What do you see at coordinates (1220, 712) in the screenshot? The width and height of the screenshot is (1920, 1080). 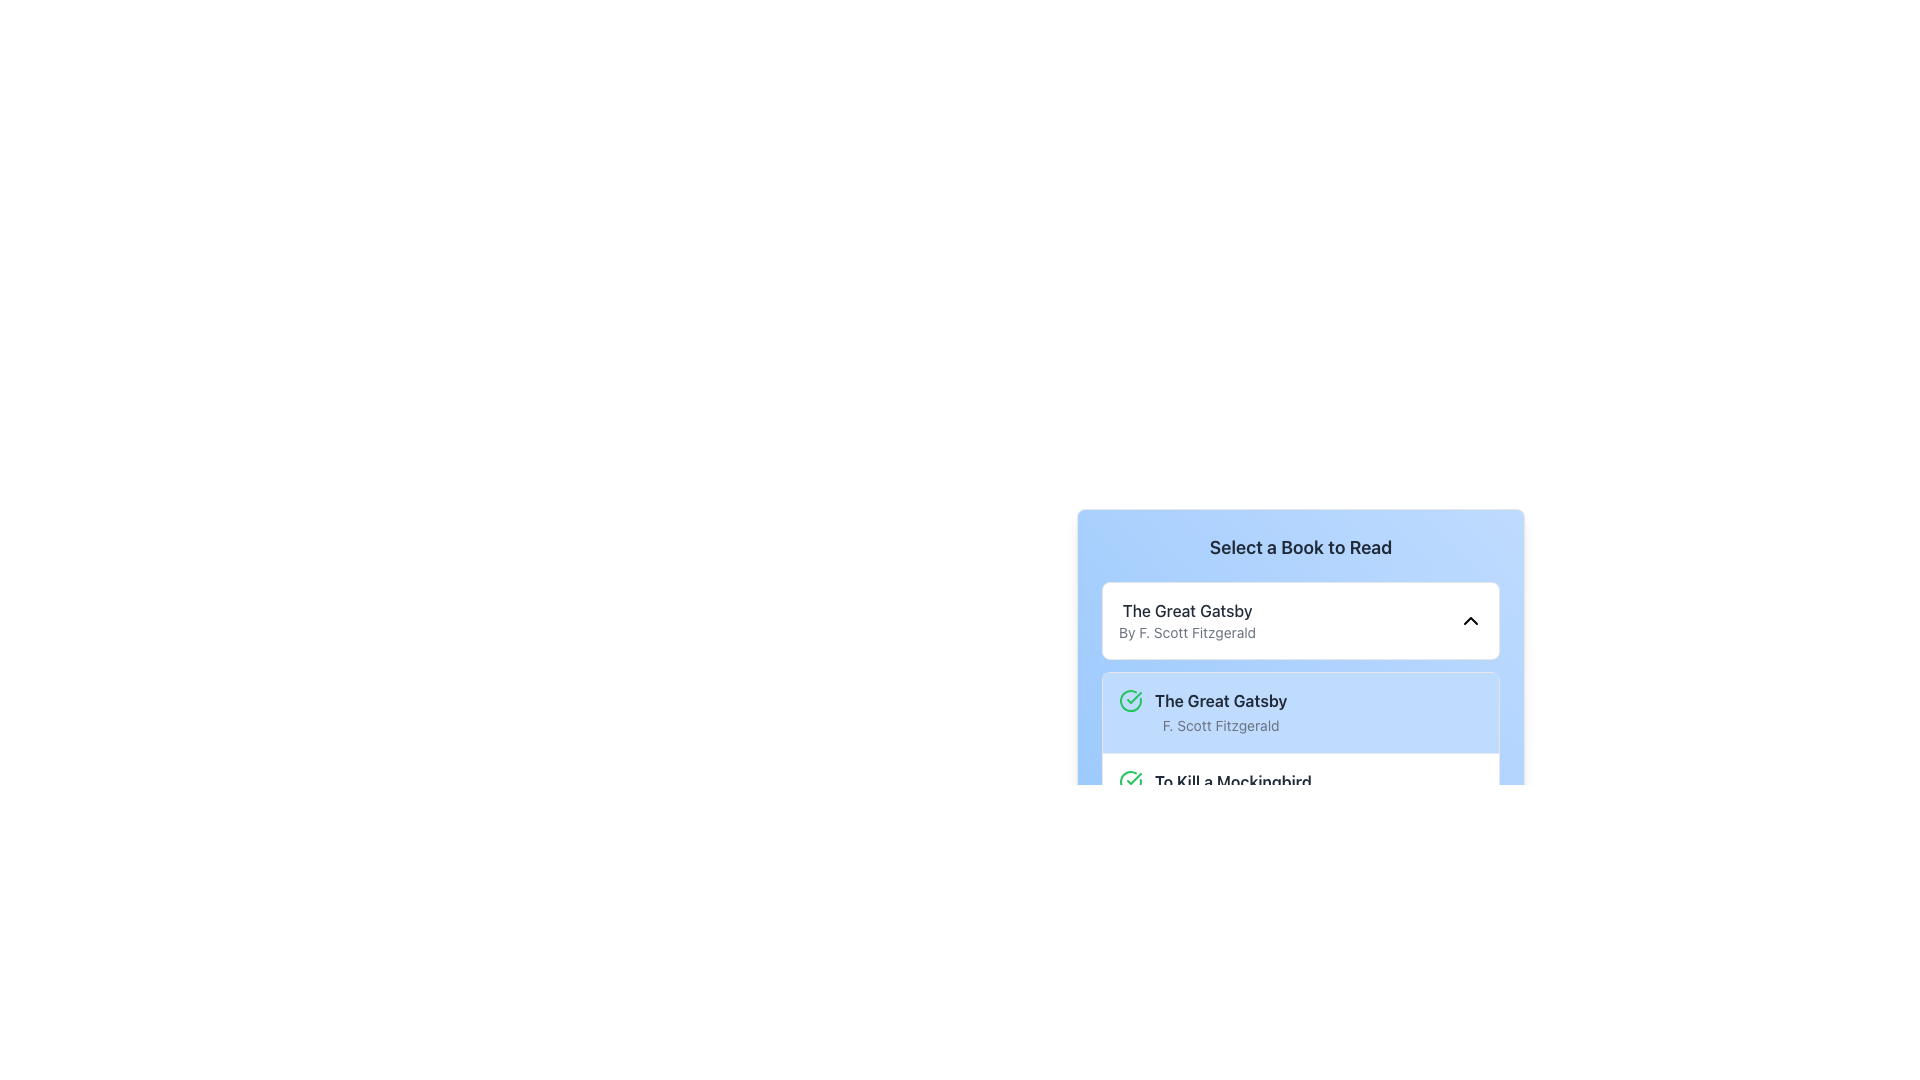 I see `the text element displaying 'The Great Gatsby' by F. Scott Fitzgerald` at bounding box center [1220, 712].